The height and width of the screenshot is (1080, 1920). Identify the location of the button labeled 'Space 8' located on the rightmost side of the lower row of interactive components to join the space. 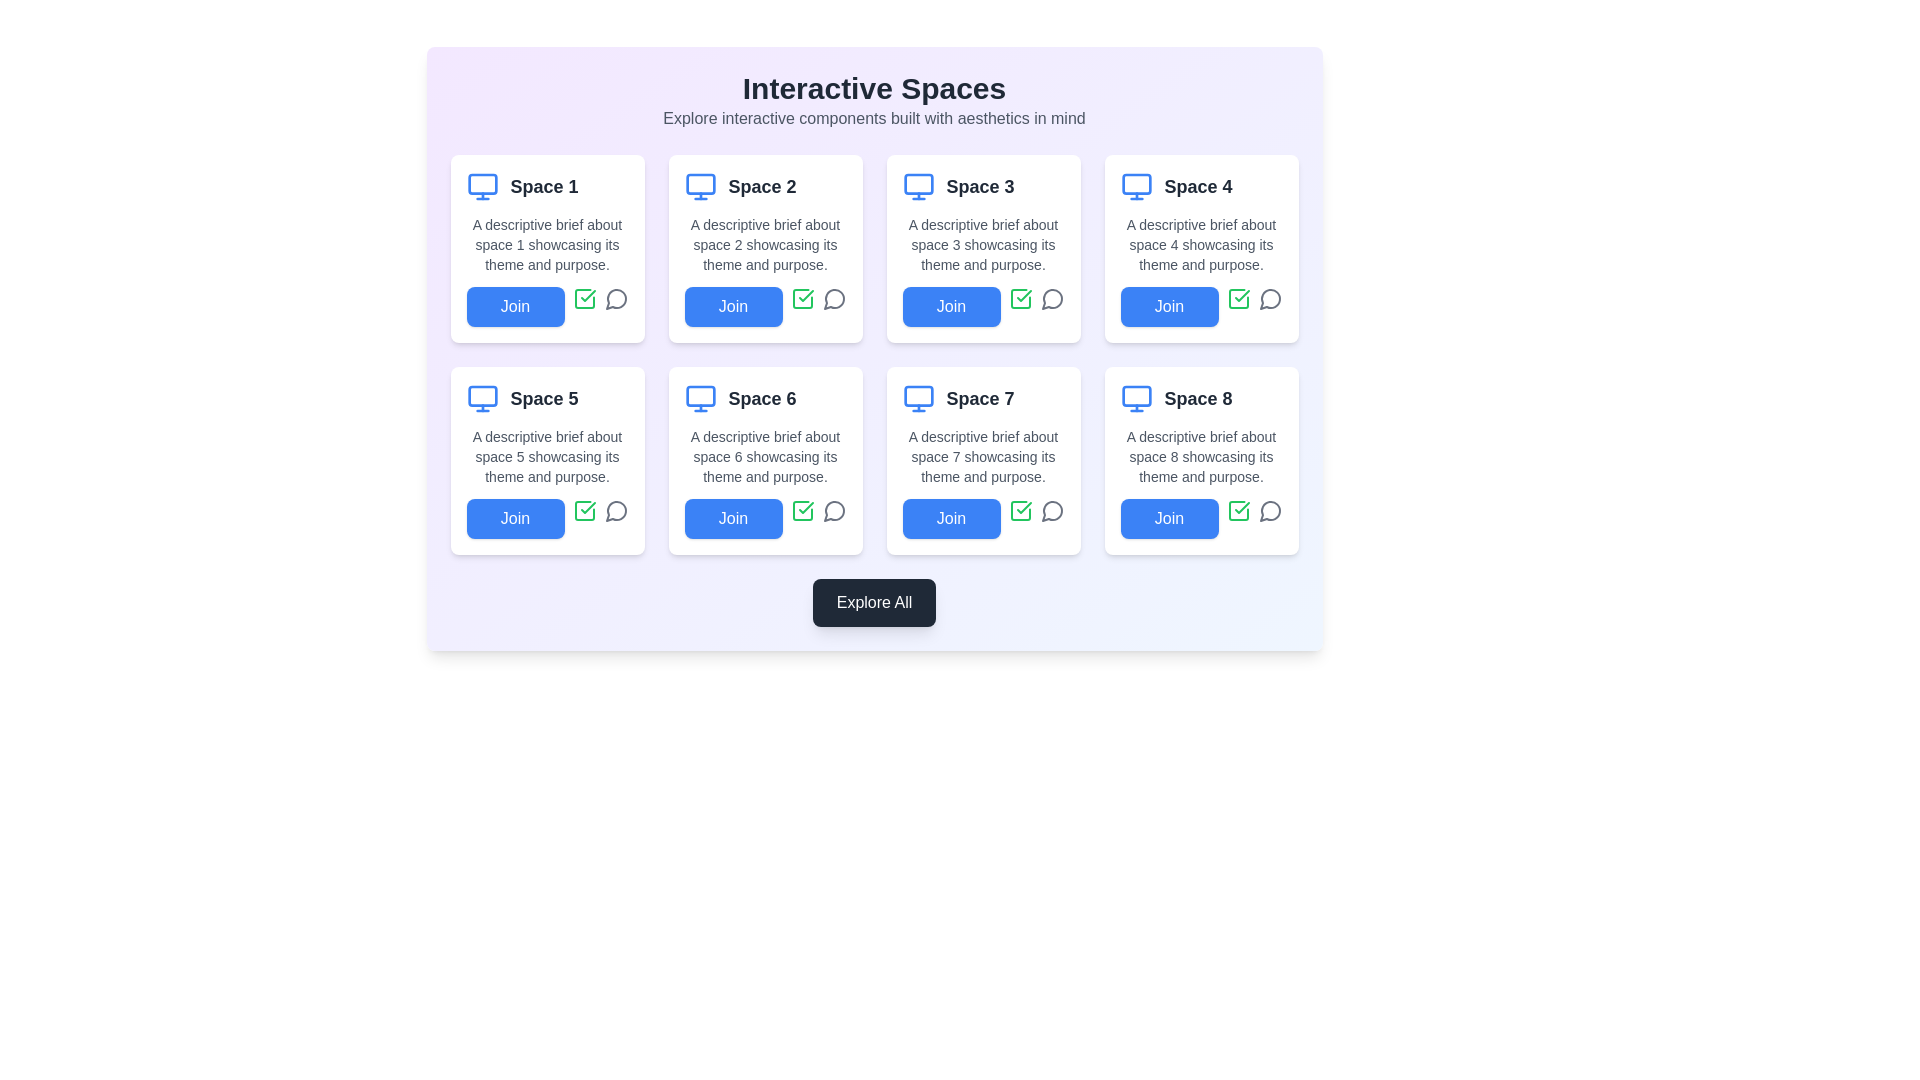
(1200, 518).